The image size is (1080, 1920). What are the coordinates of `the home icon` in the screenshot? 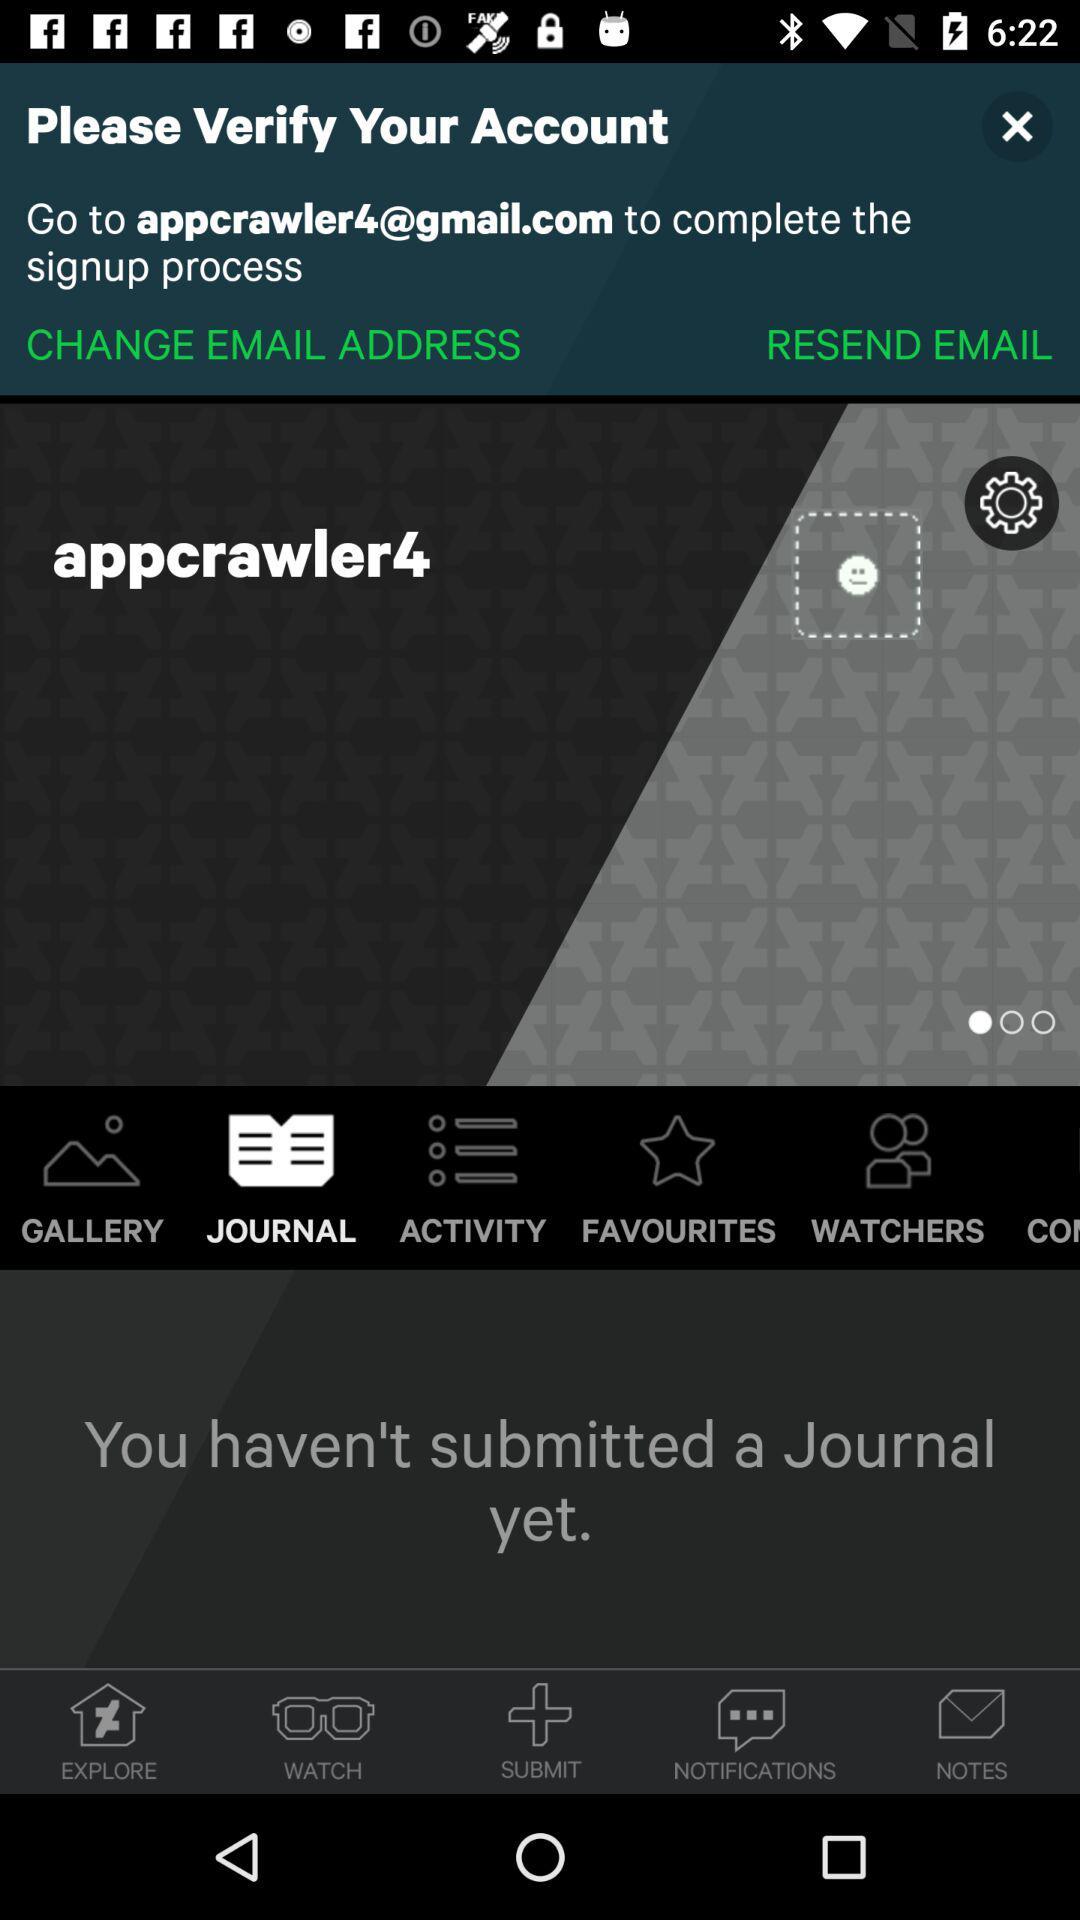 It's located at (108, 1730).